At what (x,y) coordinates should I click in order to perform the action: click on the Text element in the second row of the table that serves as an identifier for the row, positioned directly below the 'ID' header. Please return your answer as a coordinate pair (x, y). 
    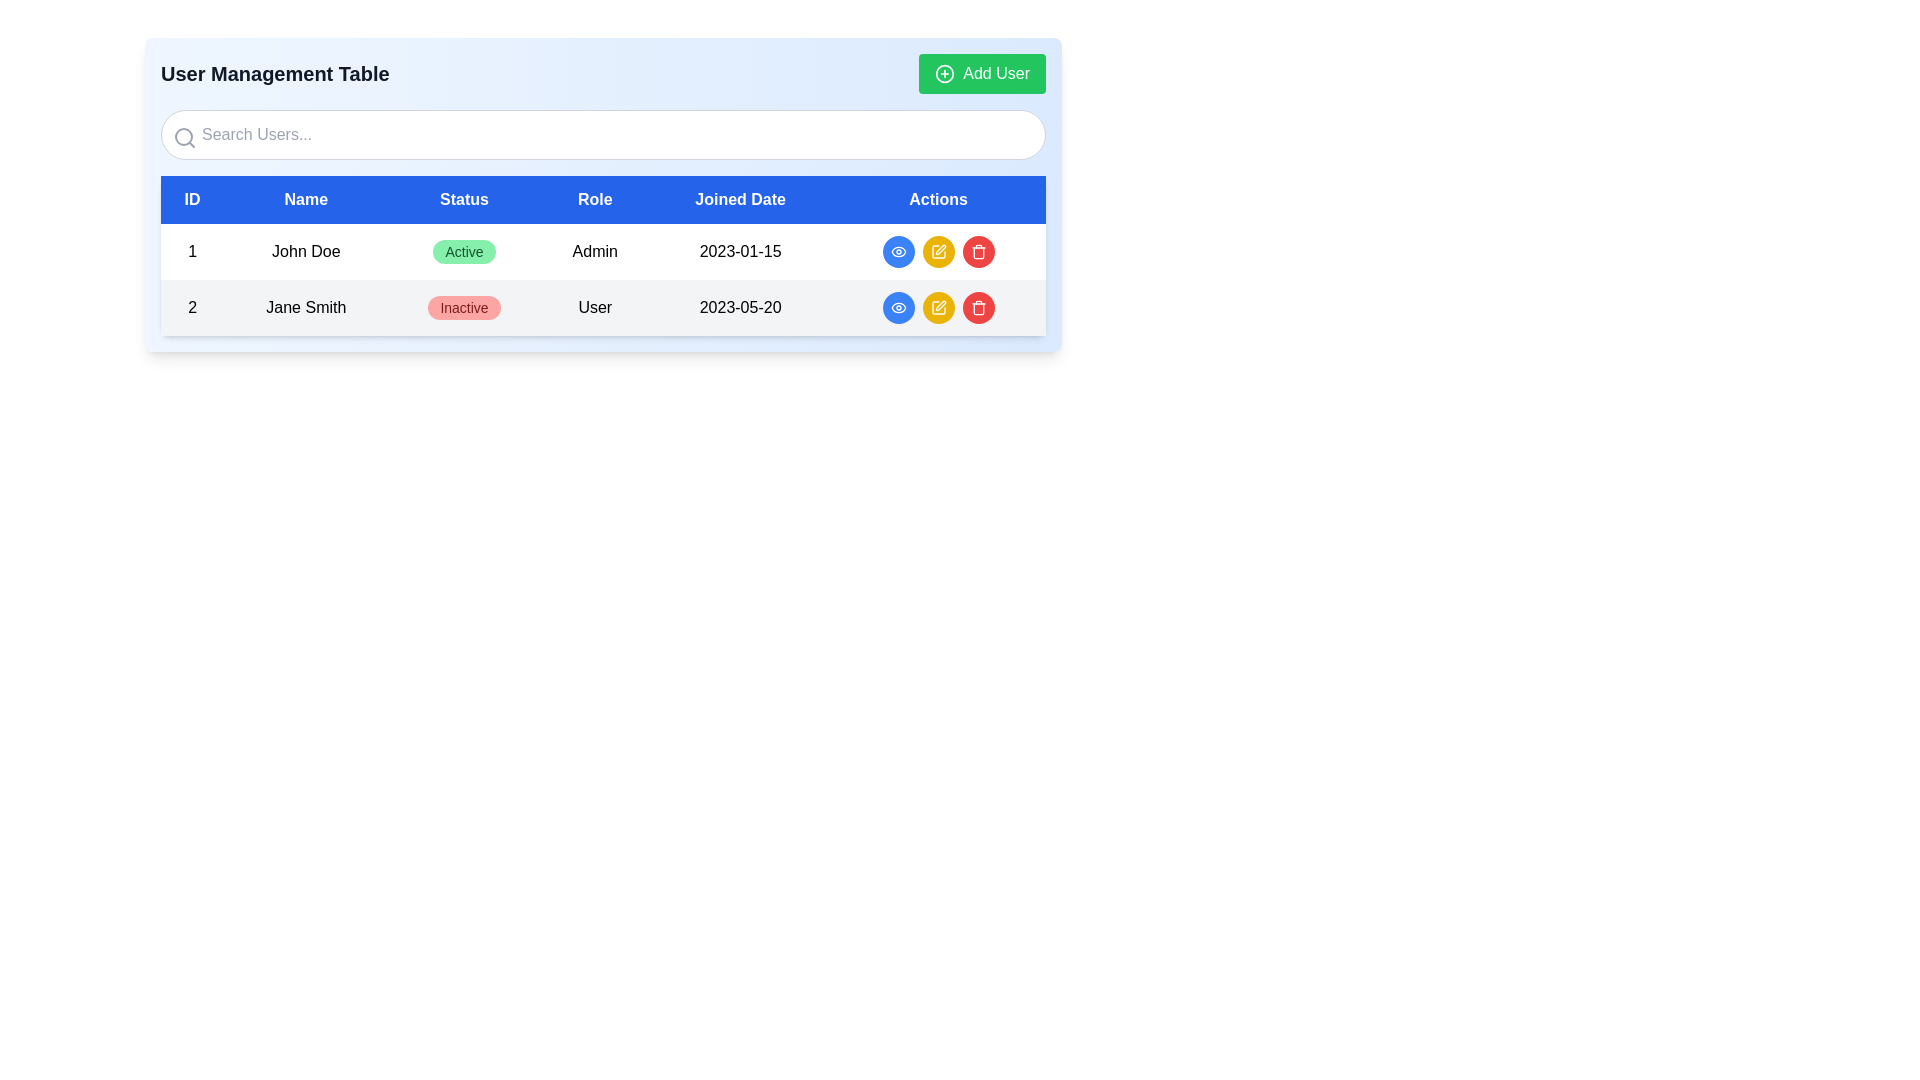
    Looking at the image, I should click on (192, 308).